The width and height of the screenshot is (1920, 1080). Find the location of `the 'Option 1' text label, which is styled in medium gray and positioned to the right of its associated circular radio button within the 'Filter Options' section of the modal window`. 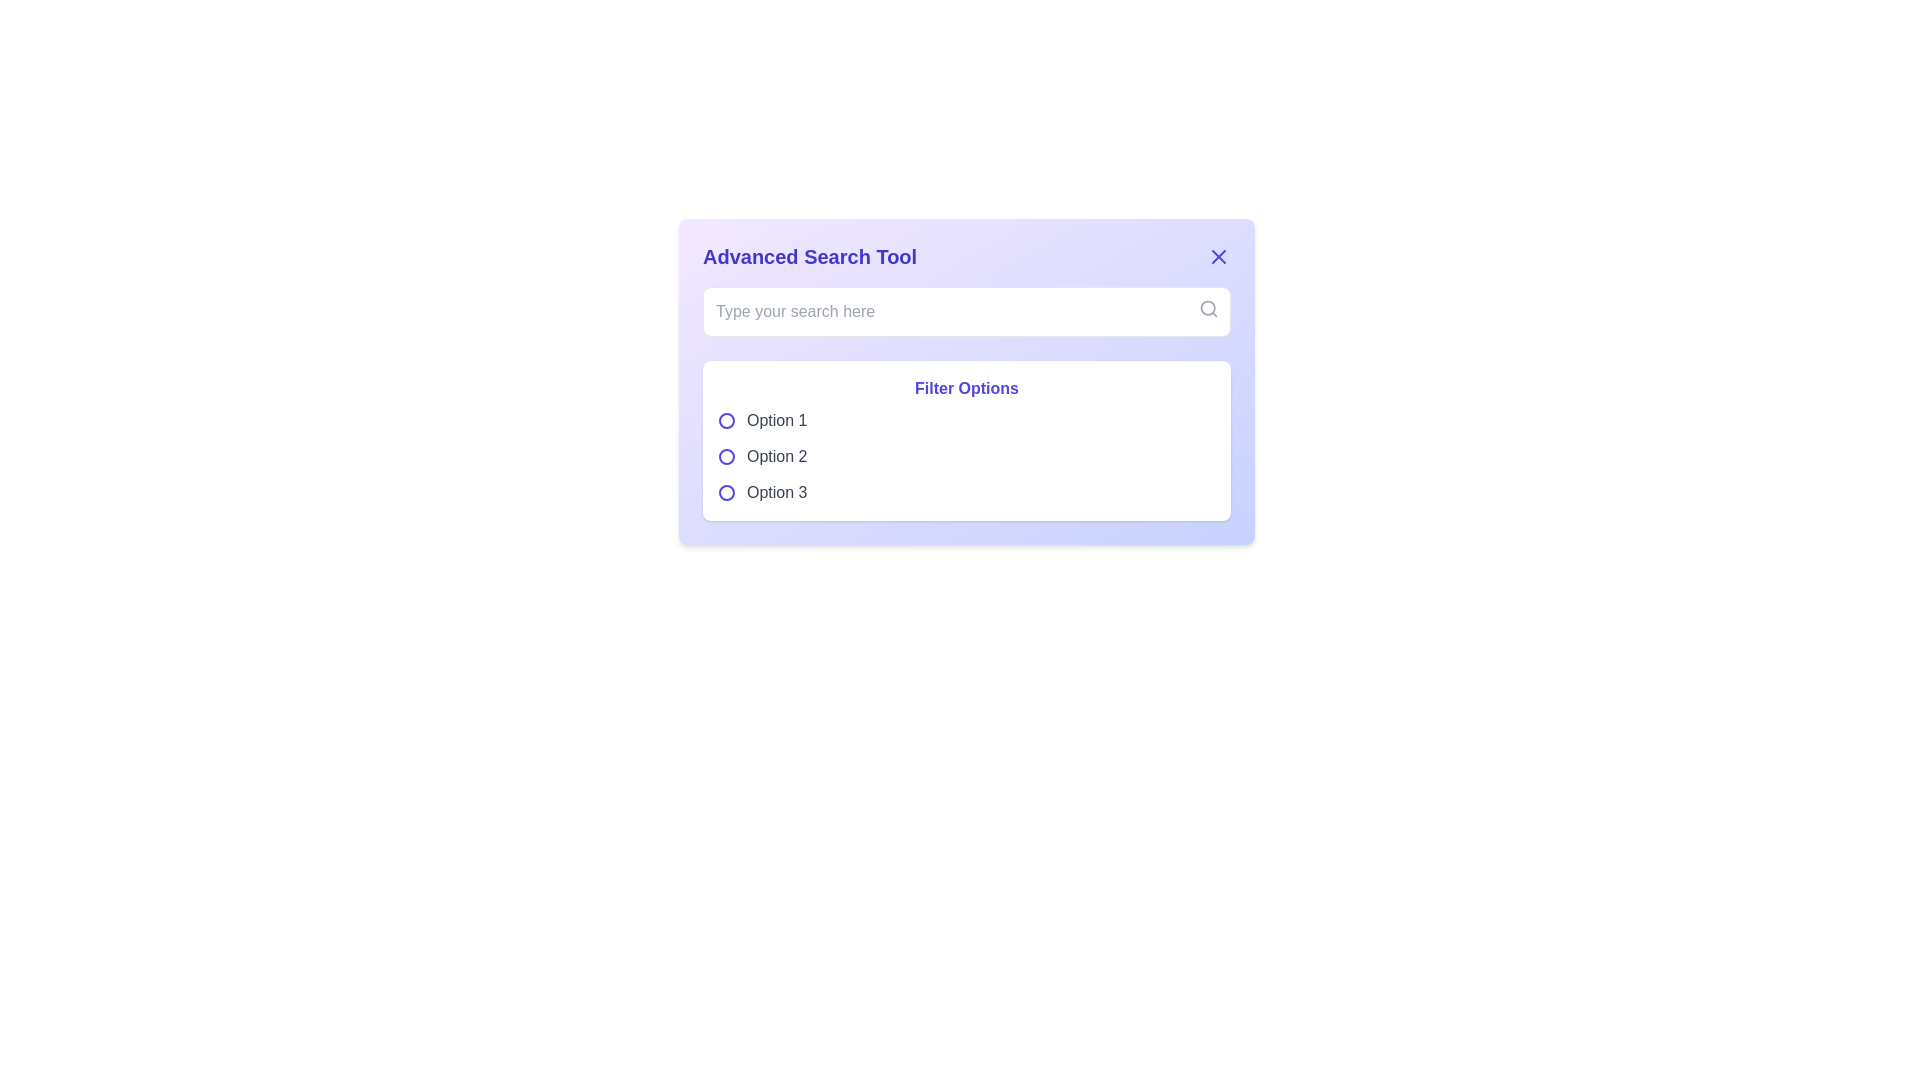

the 'Option 1' text label, which is styled in medium gray and positioned to the right of its associated circular radio button within the 'Filter Options' section of the modal window is located at coordinates (776, 419).